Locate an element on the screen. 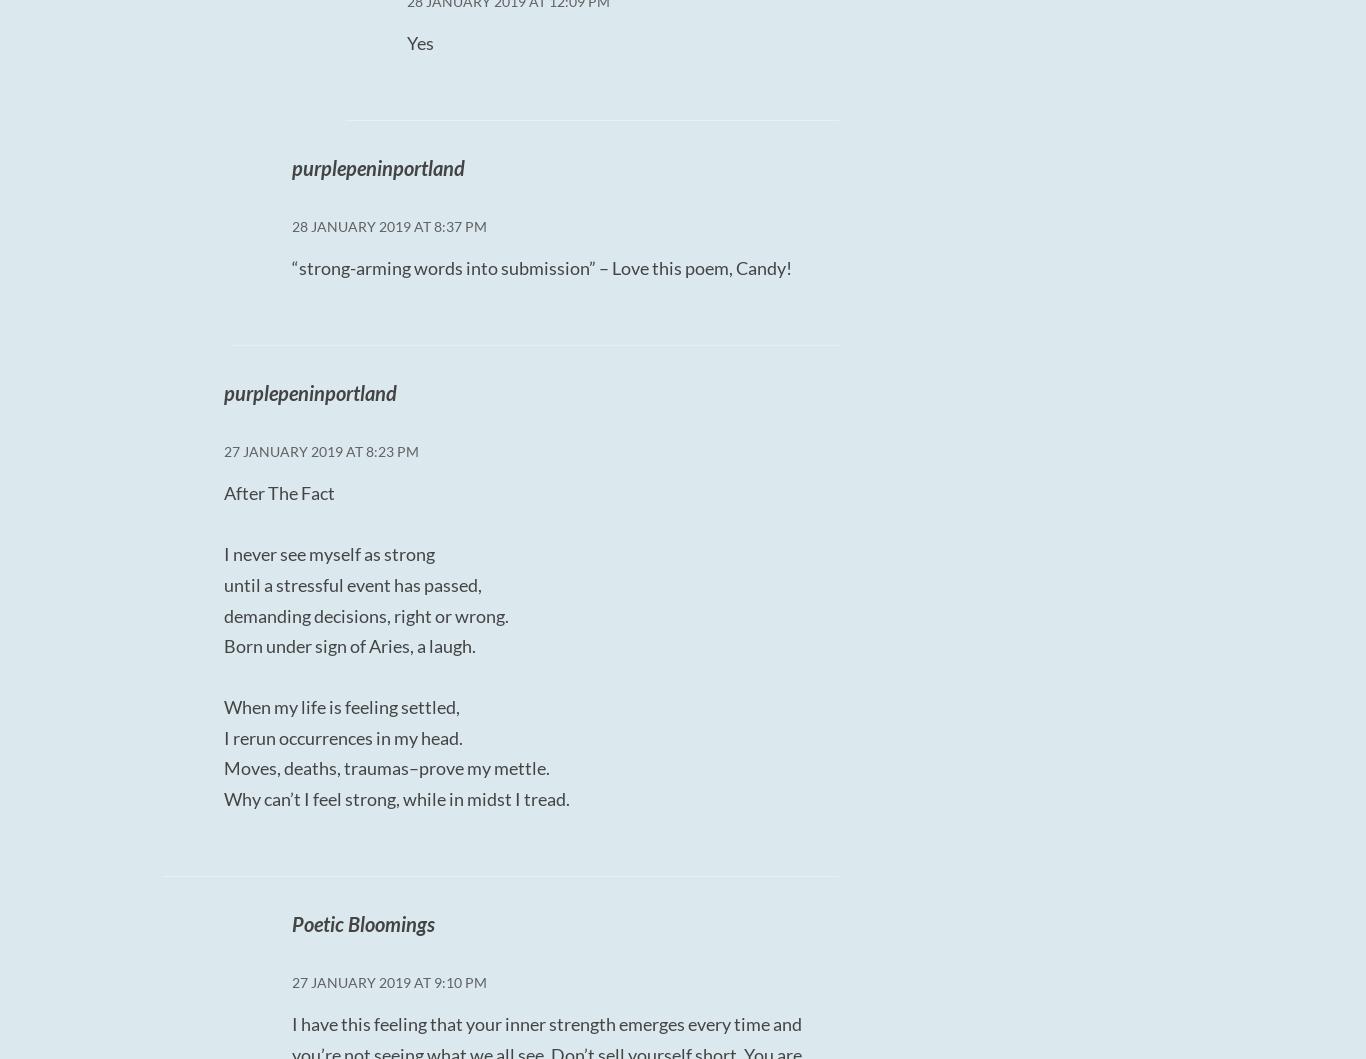 This screenshot has height=1059, width=1366. 'Moves, deaths, traumas–prove my mettle.' is located at coordinates (385, 766).